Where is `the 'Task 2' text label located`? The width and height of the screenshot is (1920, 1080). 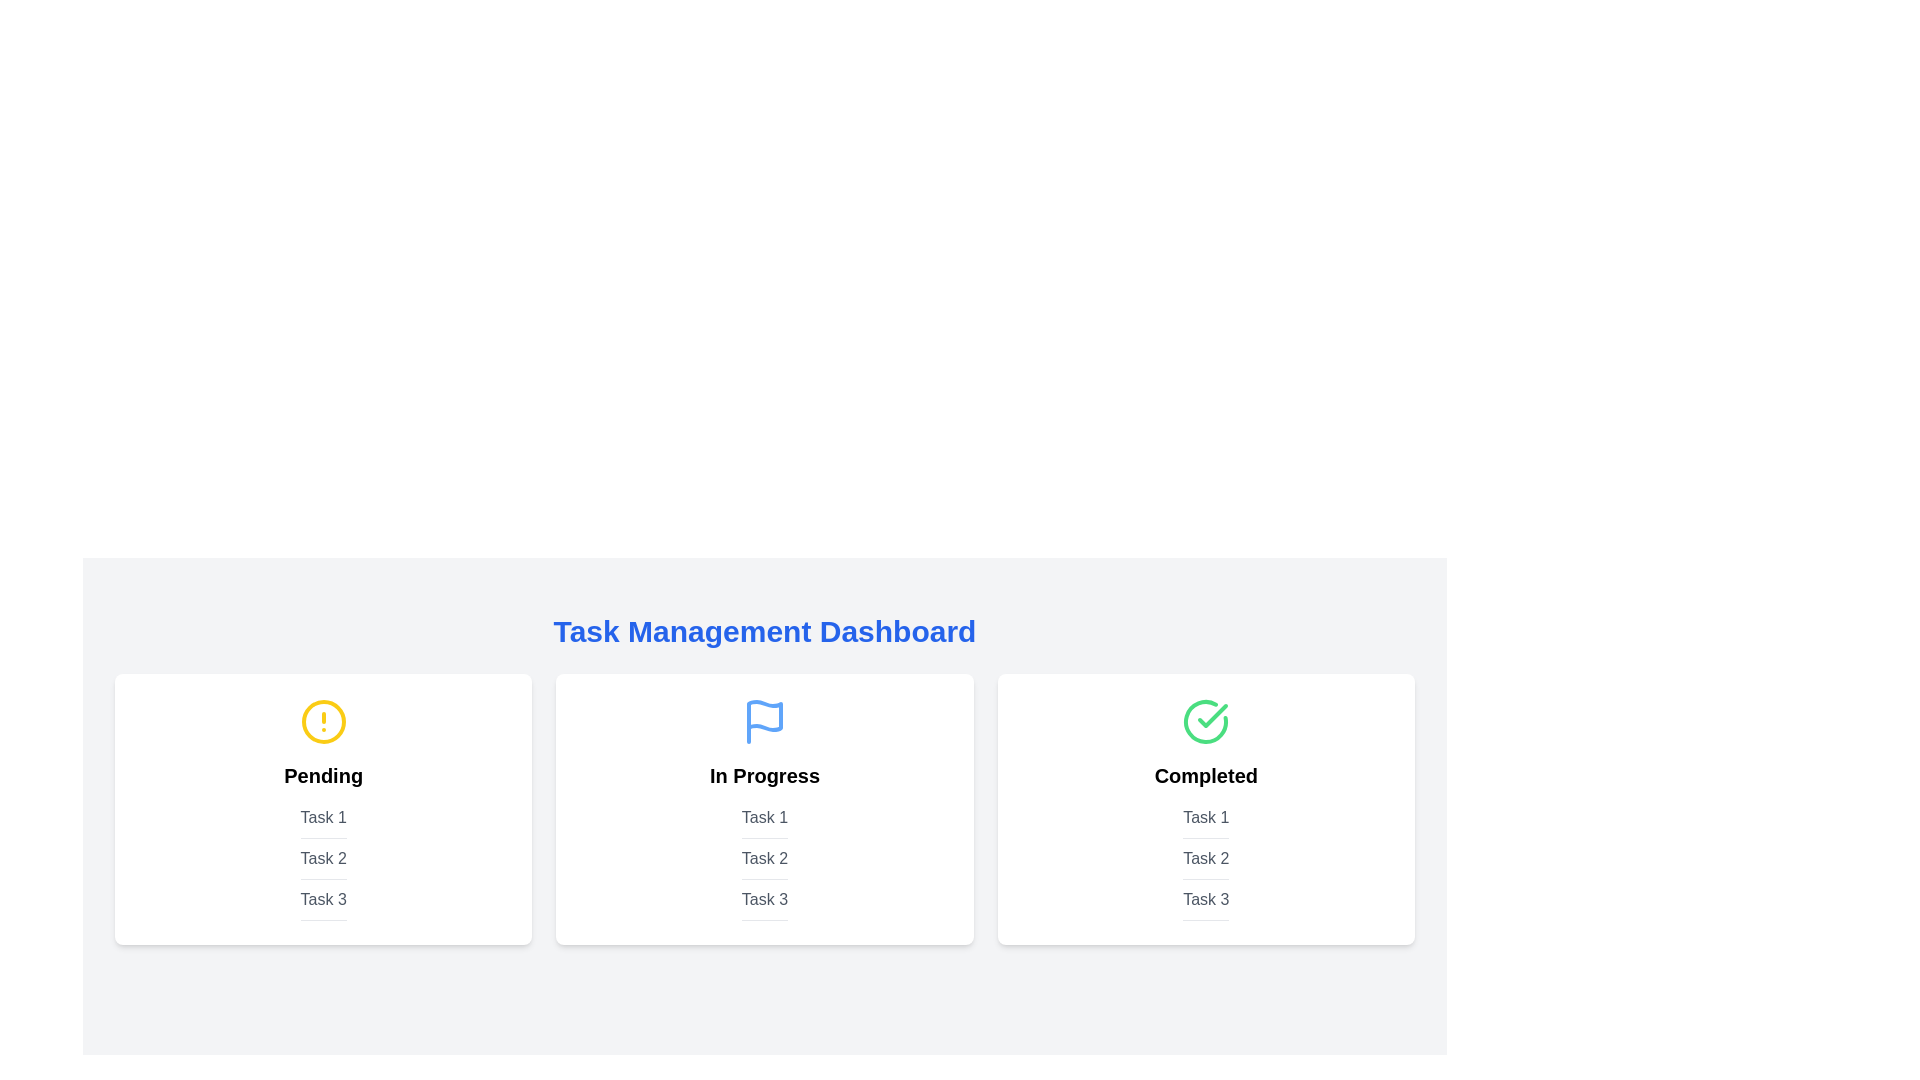 the 'Task 2' text label located is located at coordinates (1205, 862).